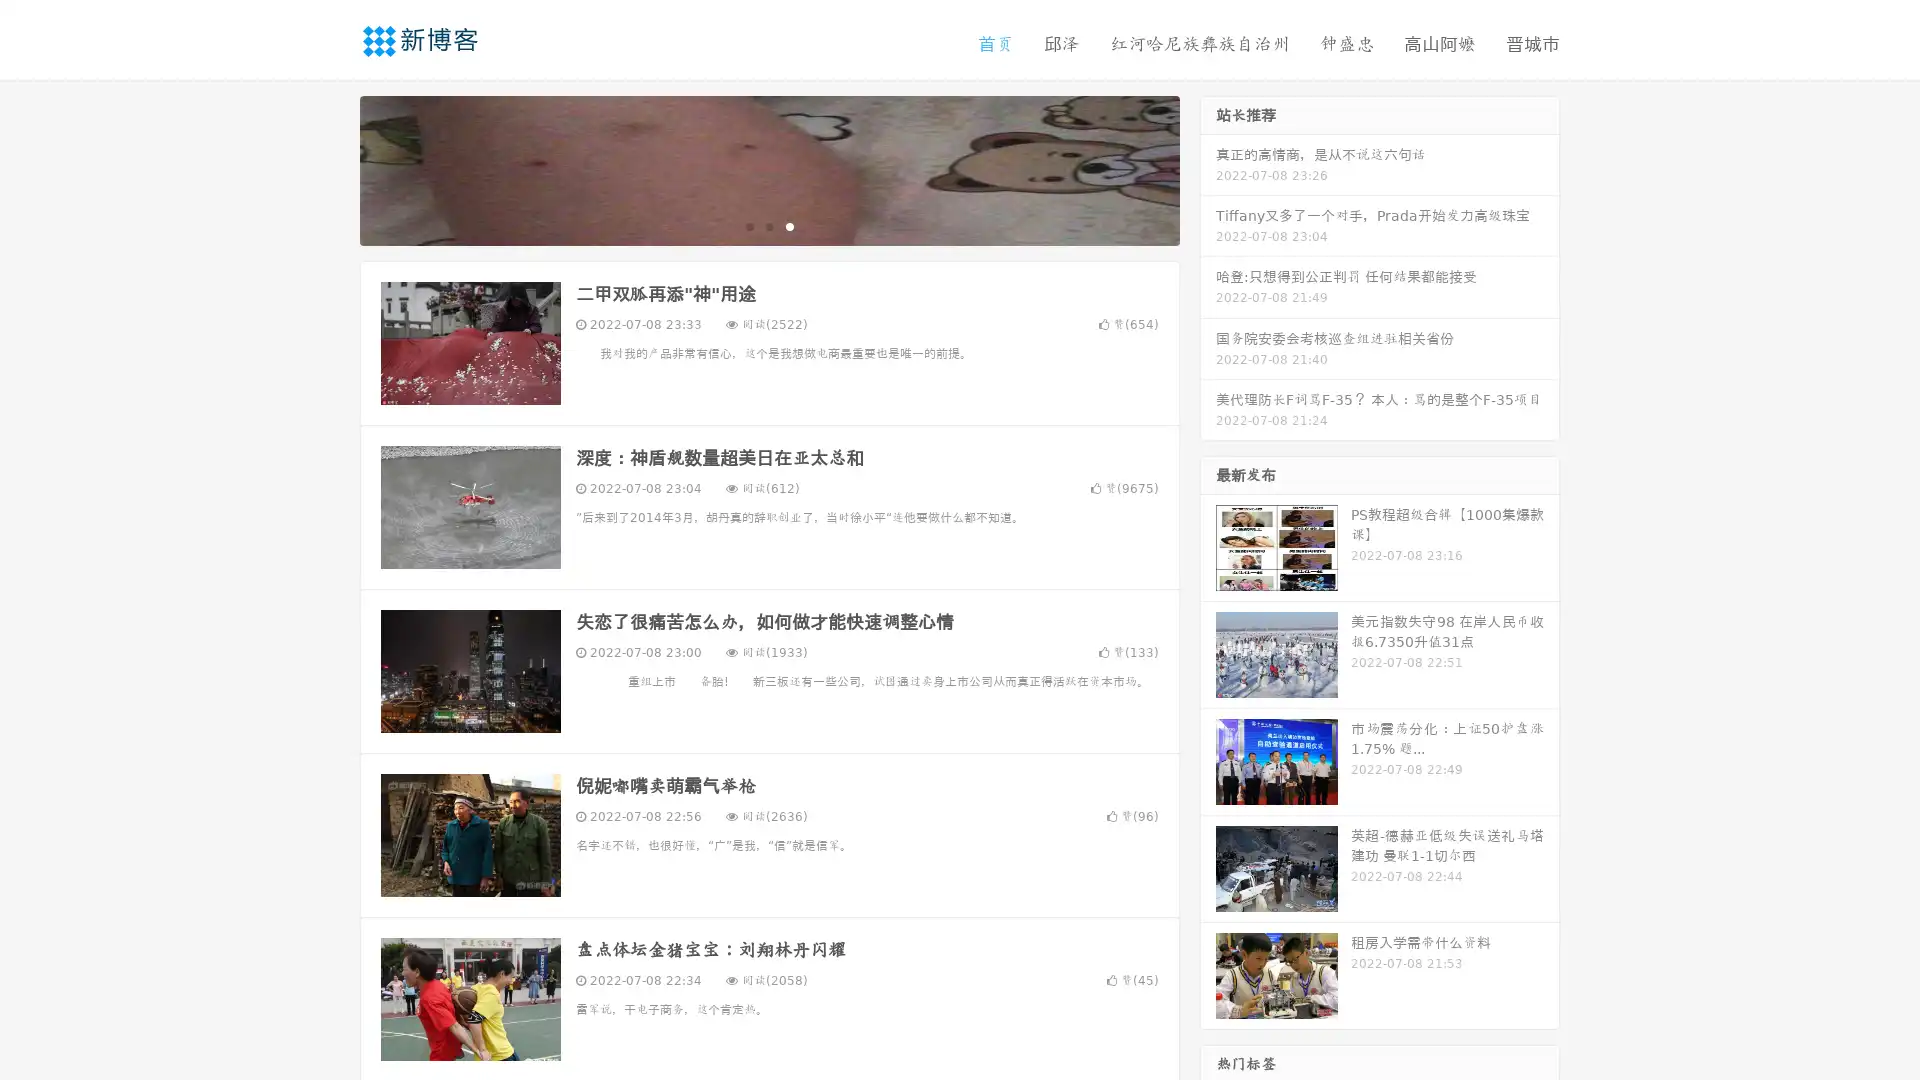 The width and height of the screenshot is (1920, 1080). What do you see at coordinates (330, 168) in the screenshot?
I see `Previous slide` at bounding box center [330, 168].